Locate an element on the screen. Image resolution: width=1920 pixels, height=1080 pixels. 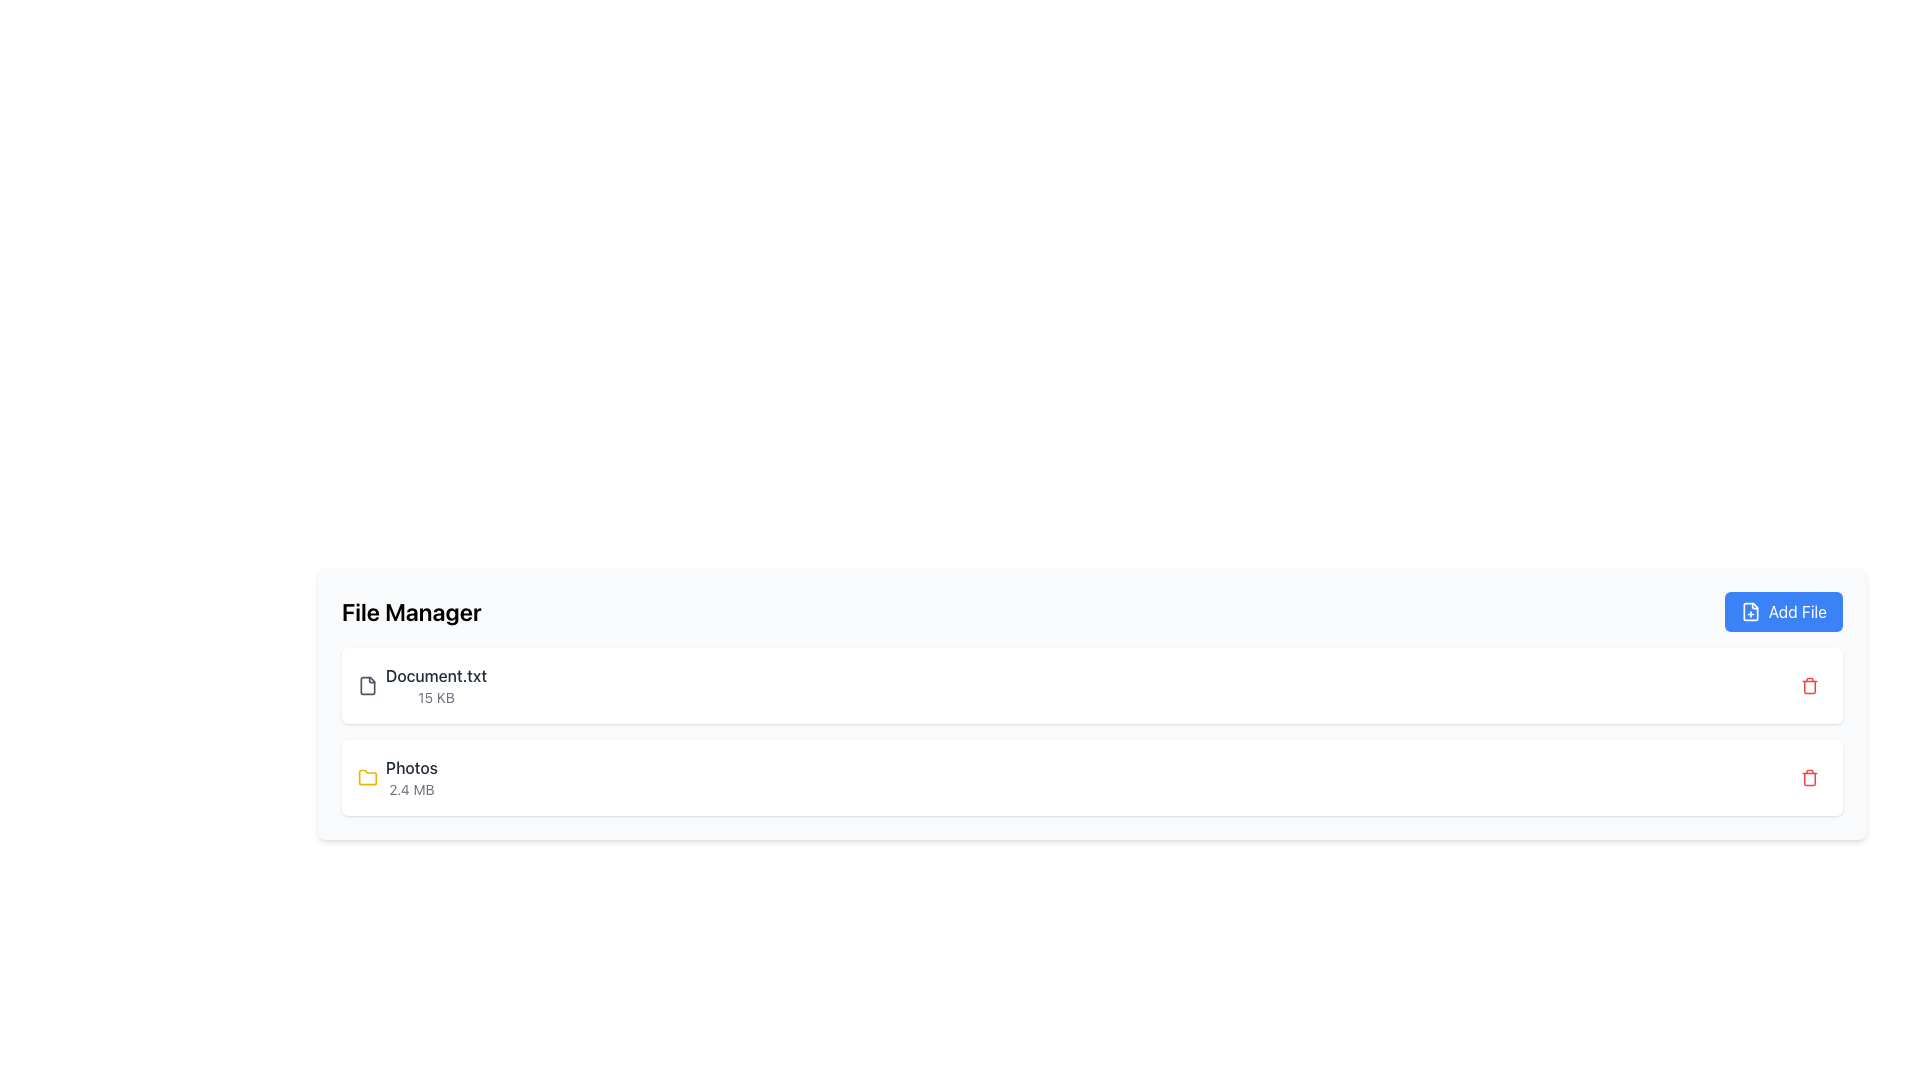
the 'Photos' folder entry in the File Manager section is located at coordinates (398, 777).